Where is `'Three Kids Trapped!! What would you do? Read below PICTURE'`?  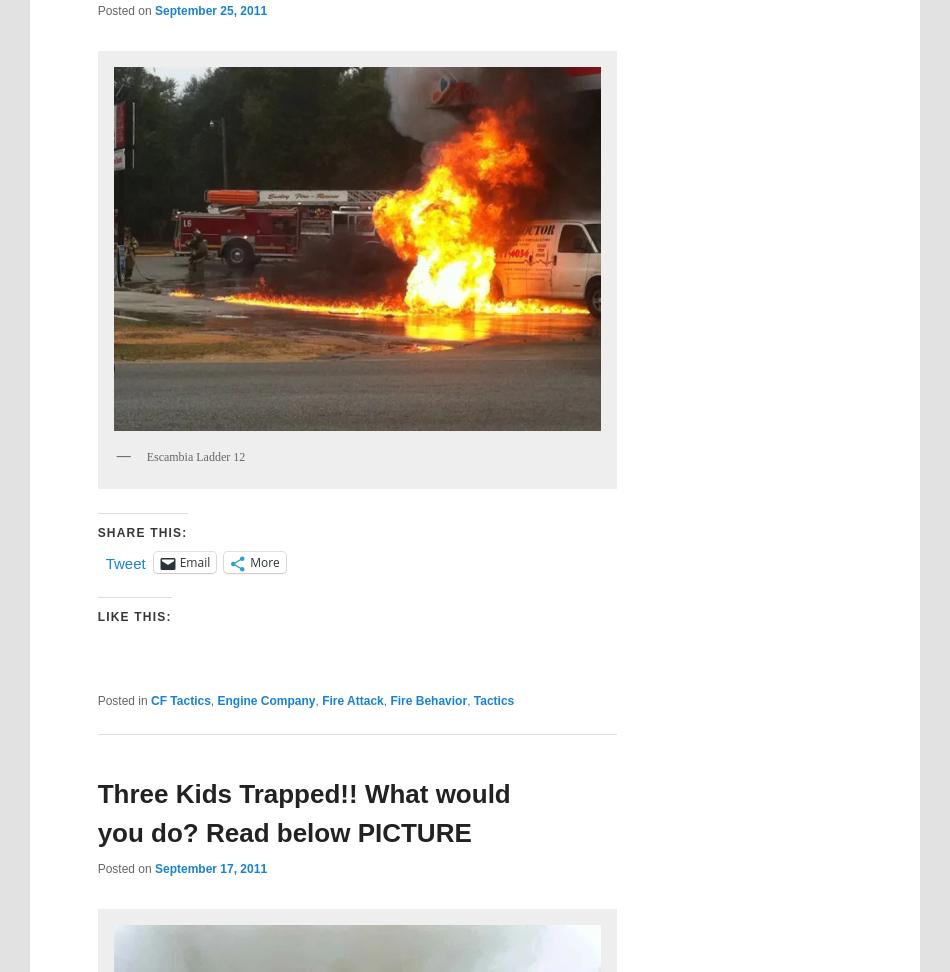
'Three Kids Trapped!! What would you do? Read below PICTURE' is located at coordinates (302, 811).